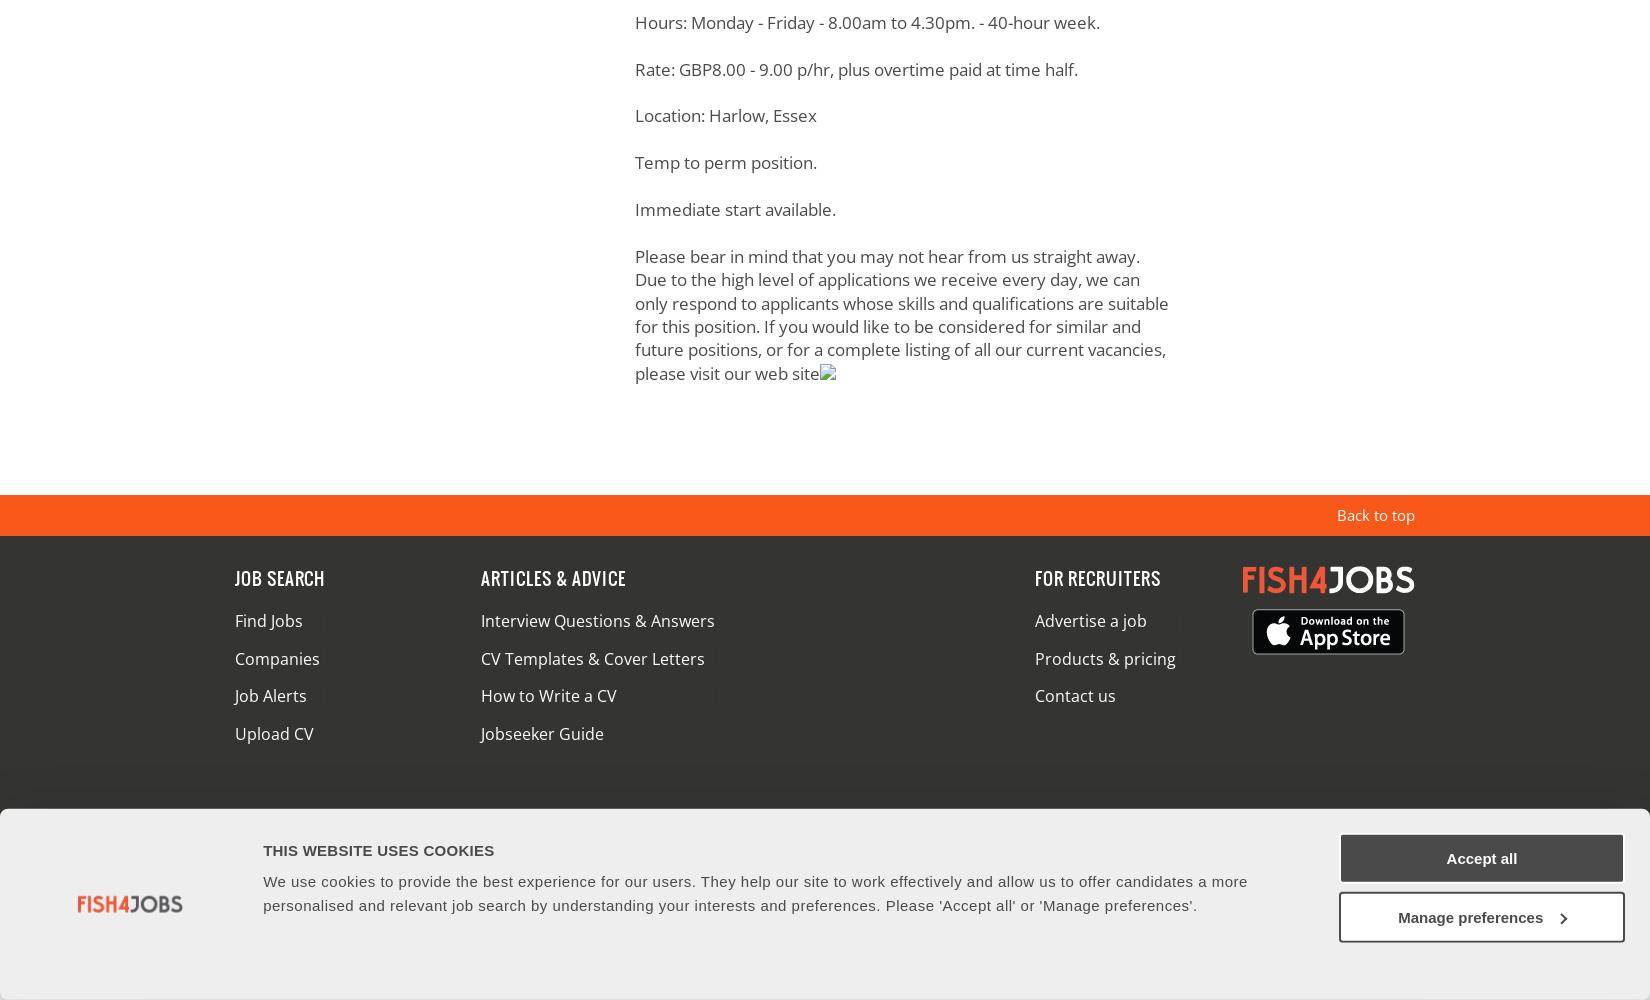 This screenshot has width=1650, height=1000. What do you see at coordinates (551, 578) in the screenshot?
I see `'Articles & Advice'` at bounding box center [551, 578].